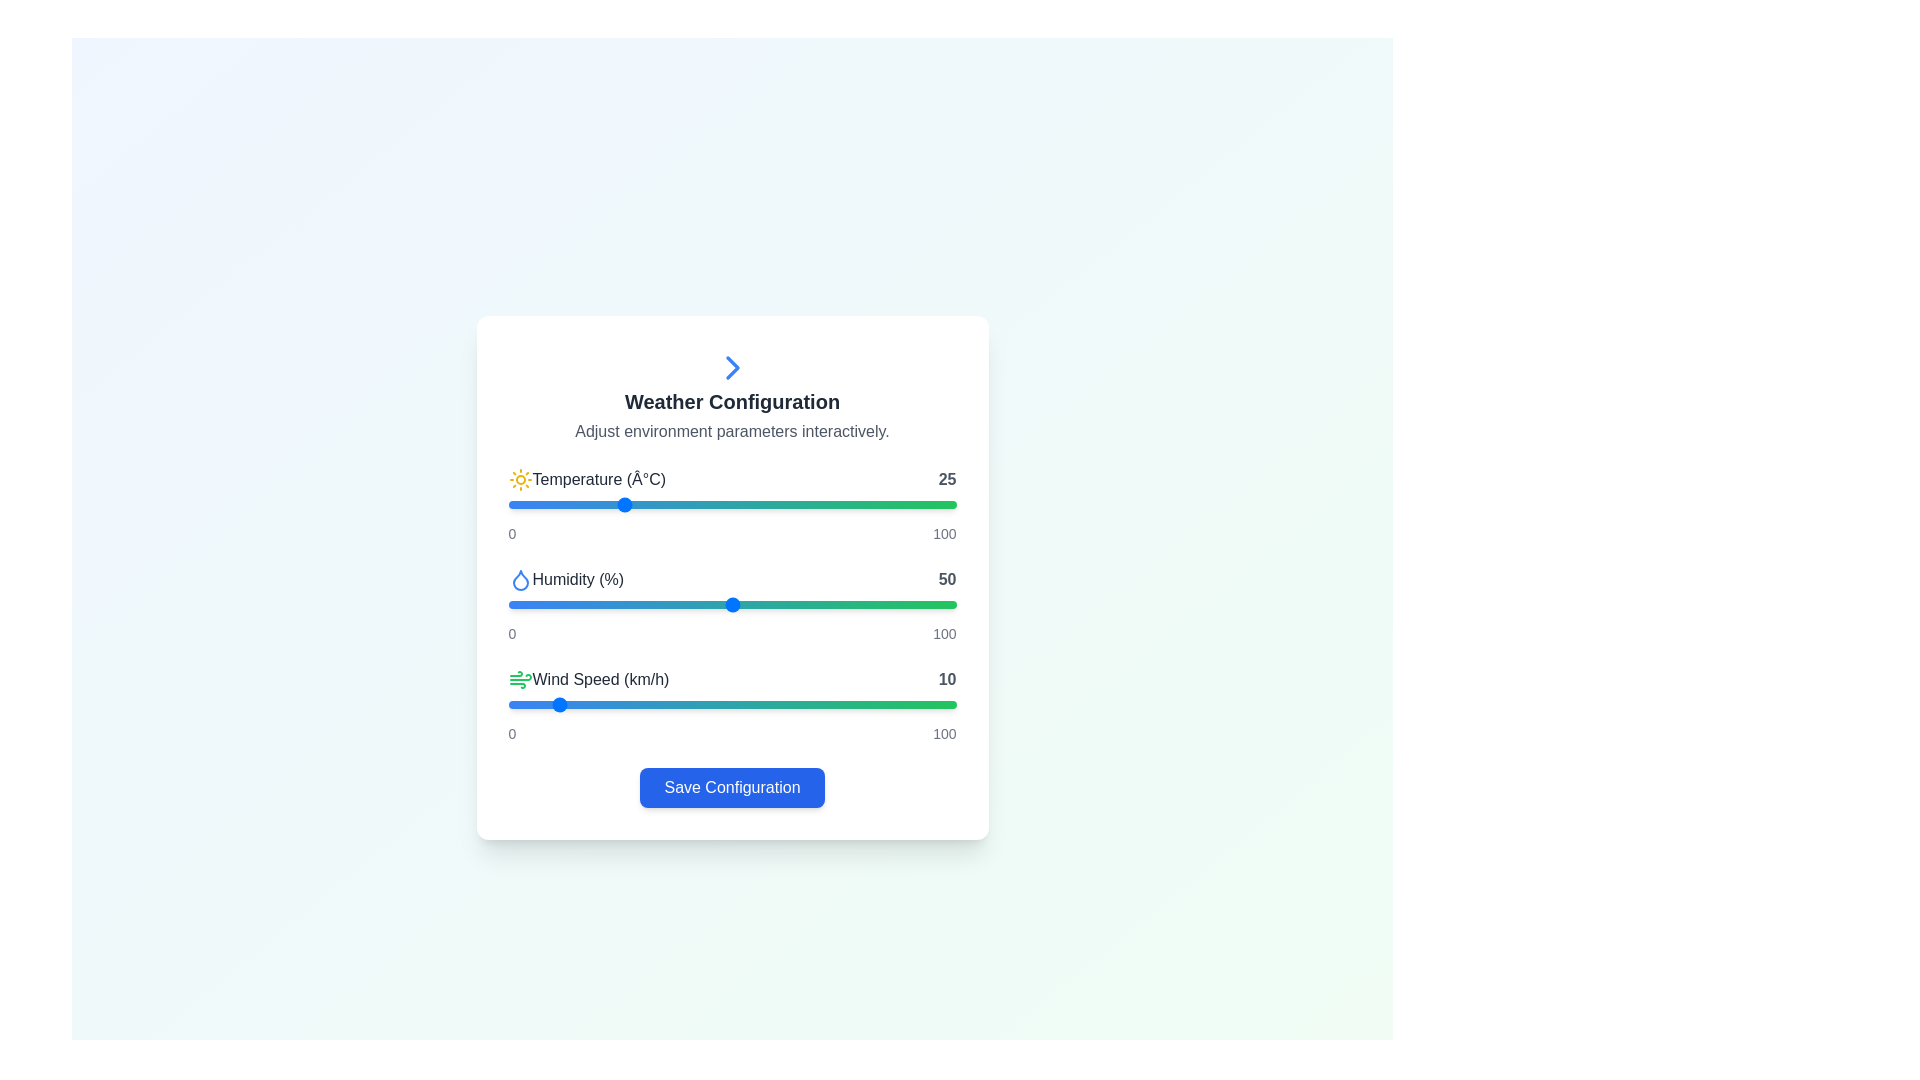  Describe the element at coordinates (520, 678) in the screenshot. I see `the wind motif icon located to the left of the 'Wind Speed (km/h)' text in the 'Weather Configuration' card` at that location.